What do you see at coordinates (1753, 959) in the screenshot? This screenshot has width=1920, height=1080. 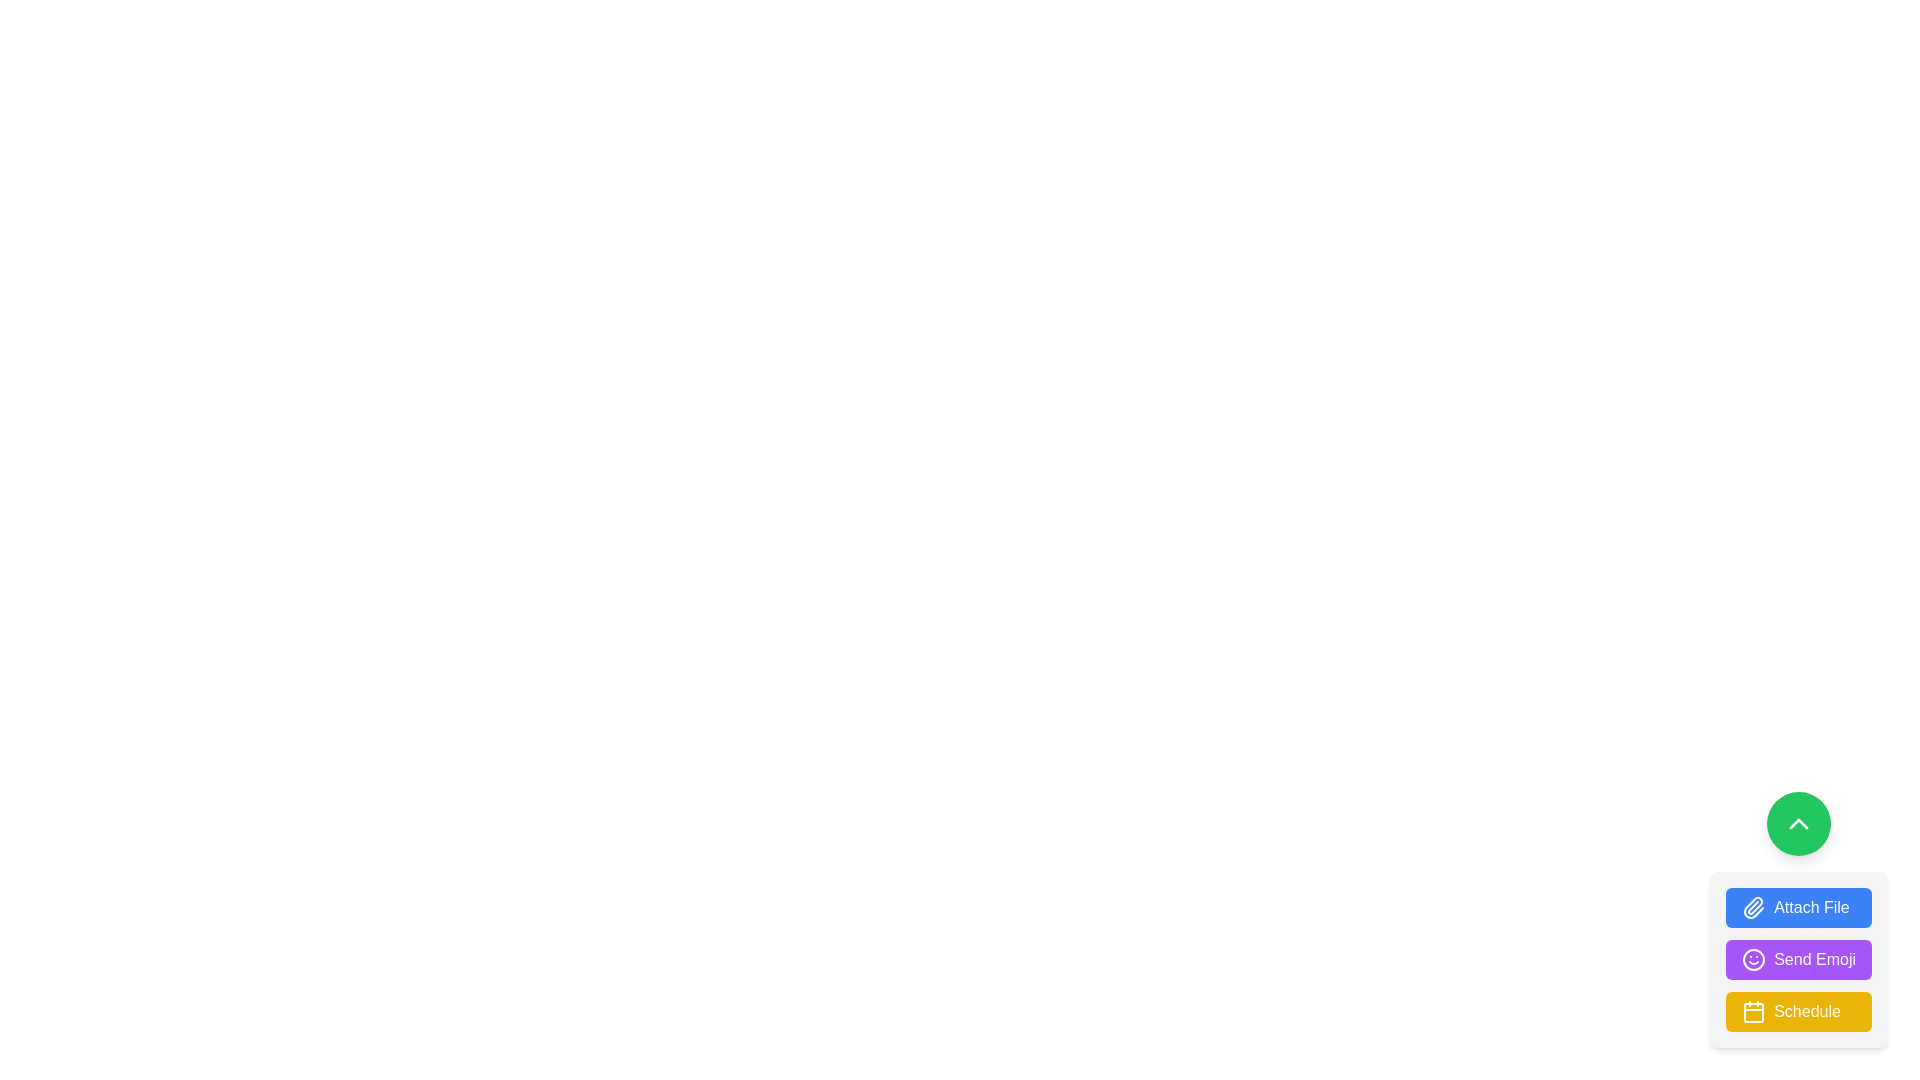 I see `the 'Send Emoji' button, which is represented by an emoji icon located in the lower right corner of the interface` at bounding box center [1753, 959].